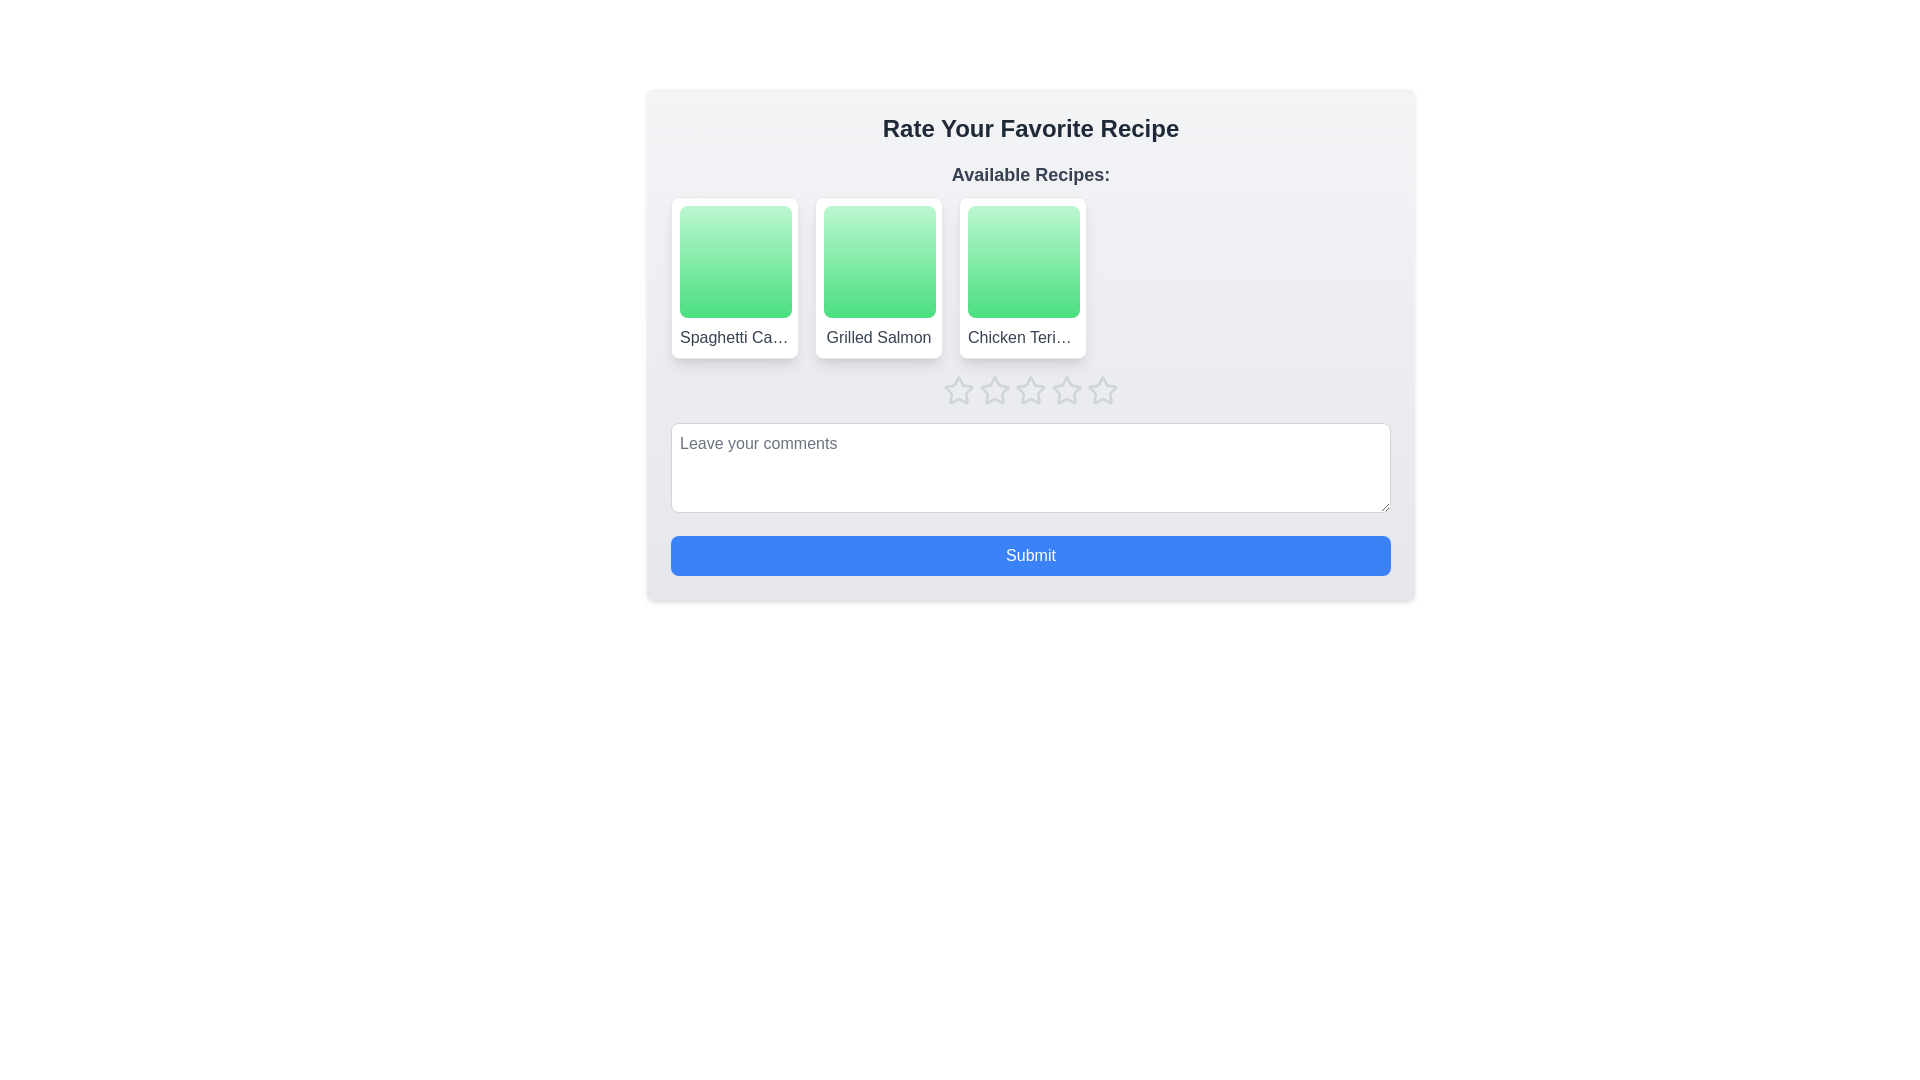  What do you see at coordinates (734, 261) in the screenshot?
I see `the Decorative display area, which is a square with a gradient background transitioning from light green to dark green, located at the top of the recipe selection card for 'Spaghetti Carbonara'` at bounding box center [734, 261].